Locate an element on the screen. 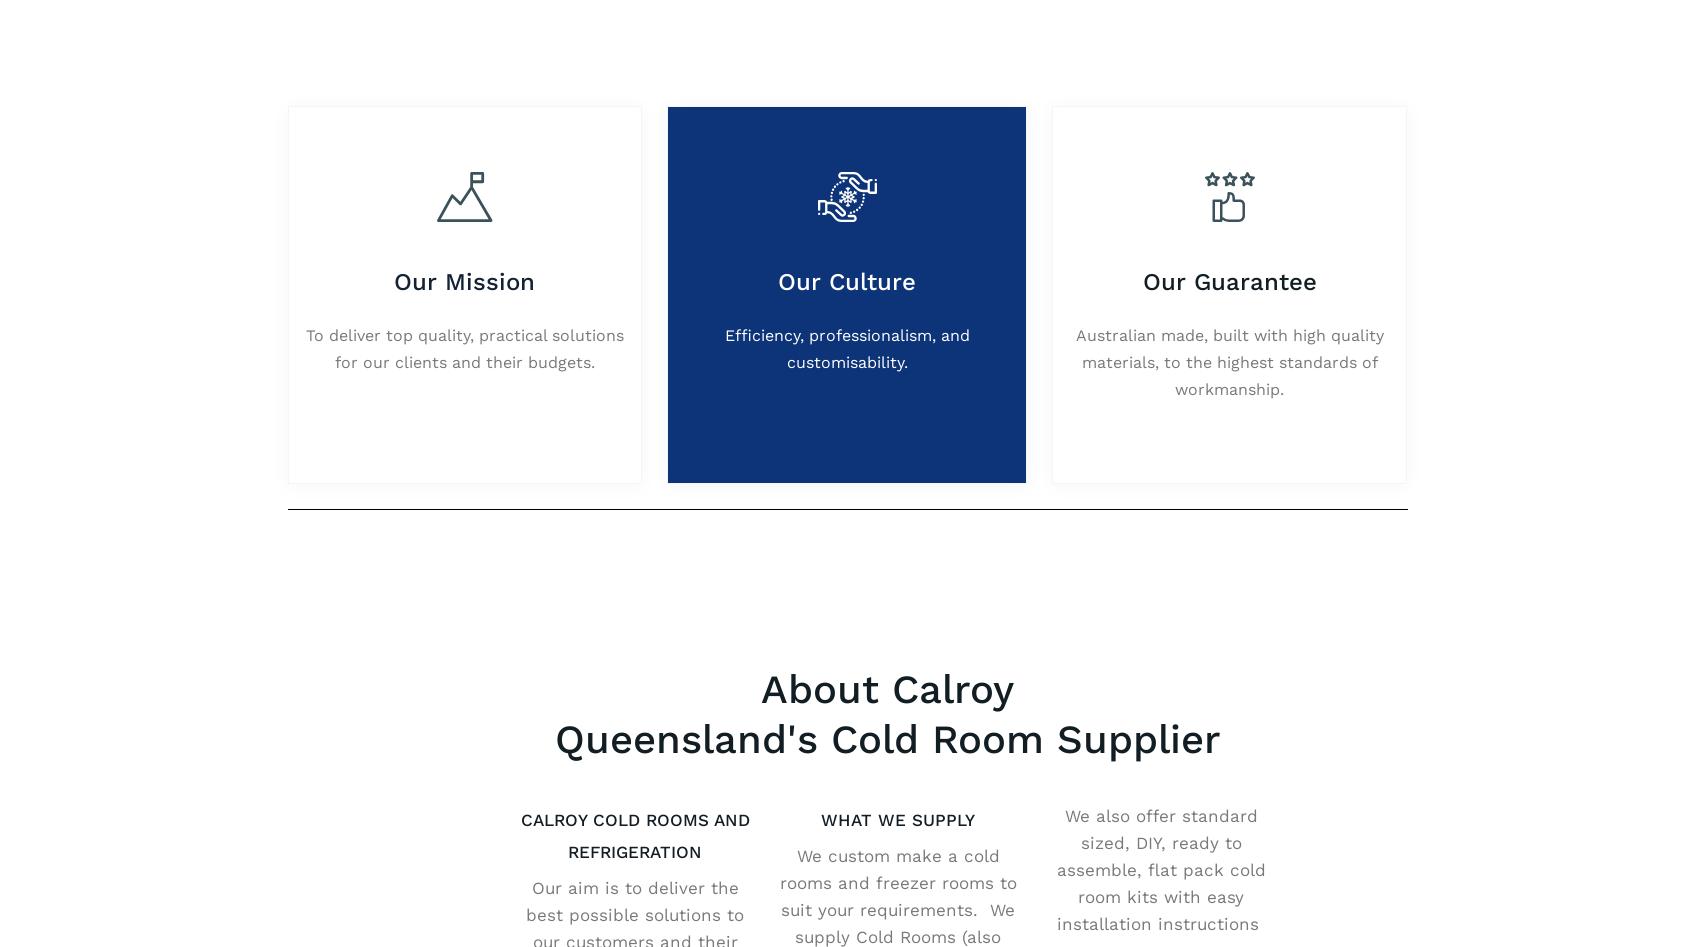 This screenshot has height=947, width=1695. 'Our Mission' is located at coordinates (393, 280).